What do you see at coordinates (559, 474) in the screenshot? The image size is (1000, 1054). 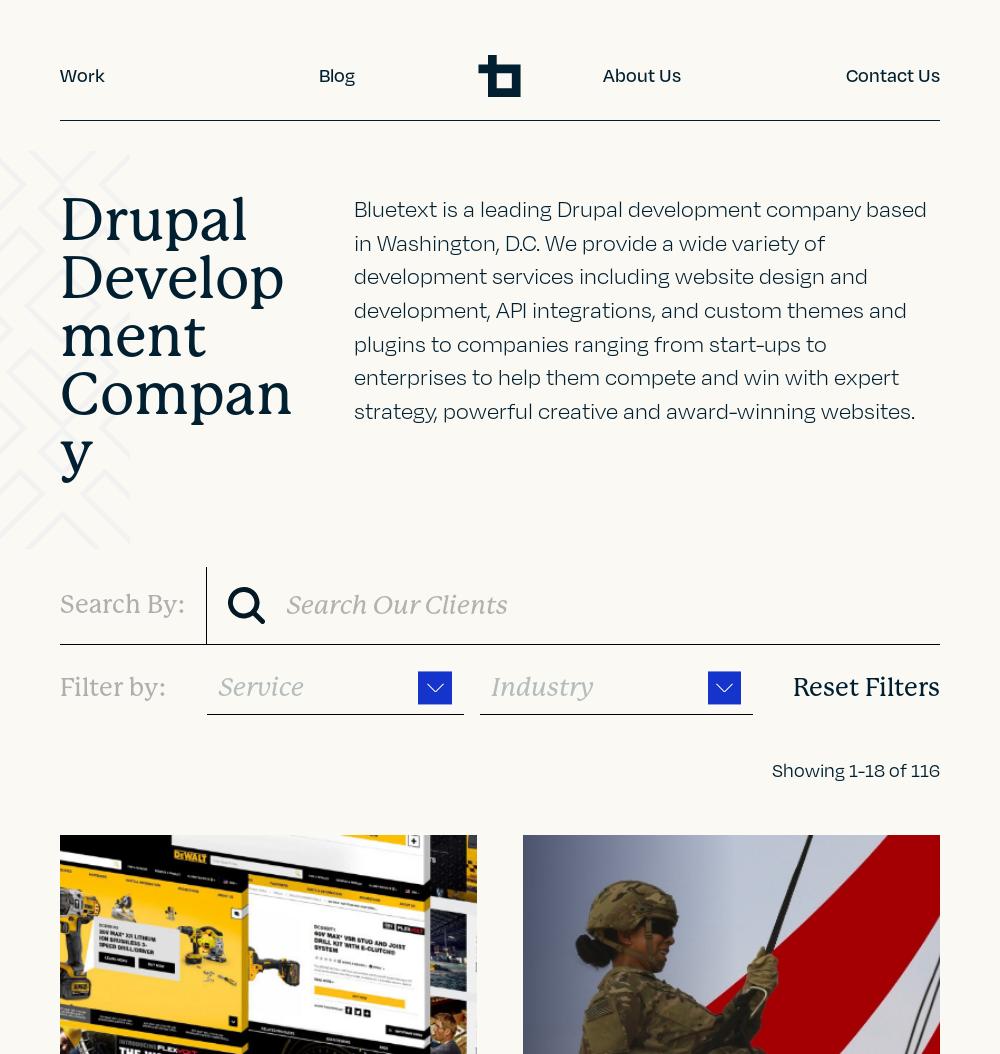 I see `'Energy'` at bounding box center [559, 474].